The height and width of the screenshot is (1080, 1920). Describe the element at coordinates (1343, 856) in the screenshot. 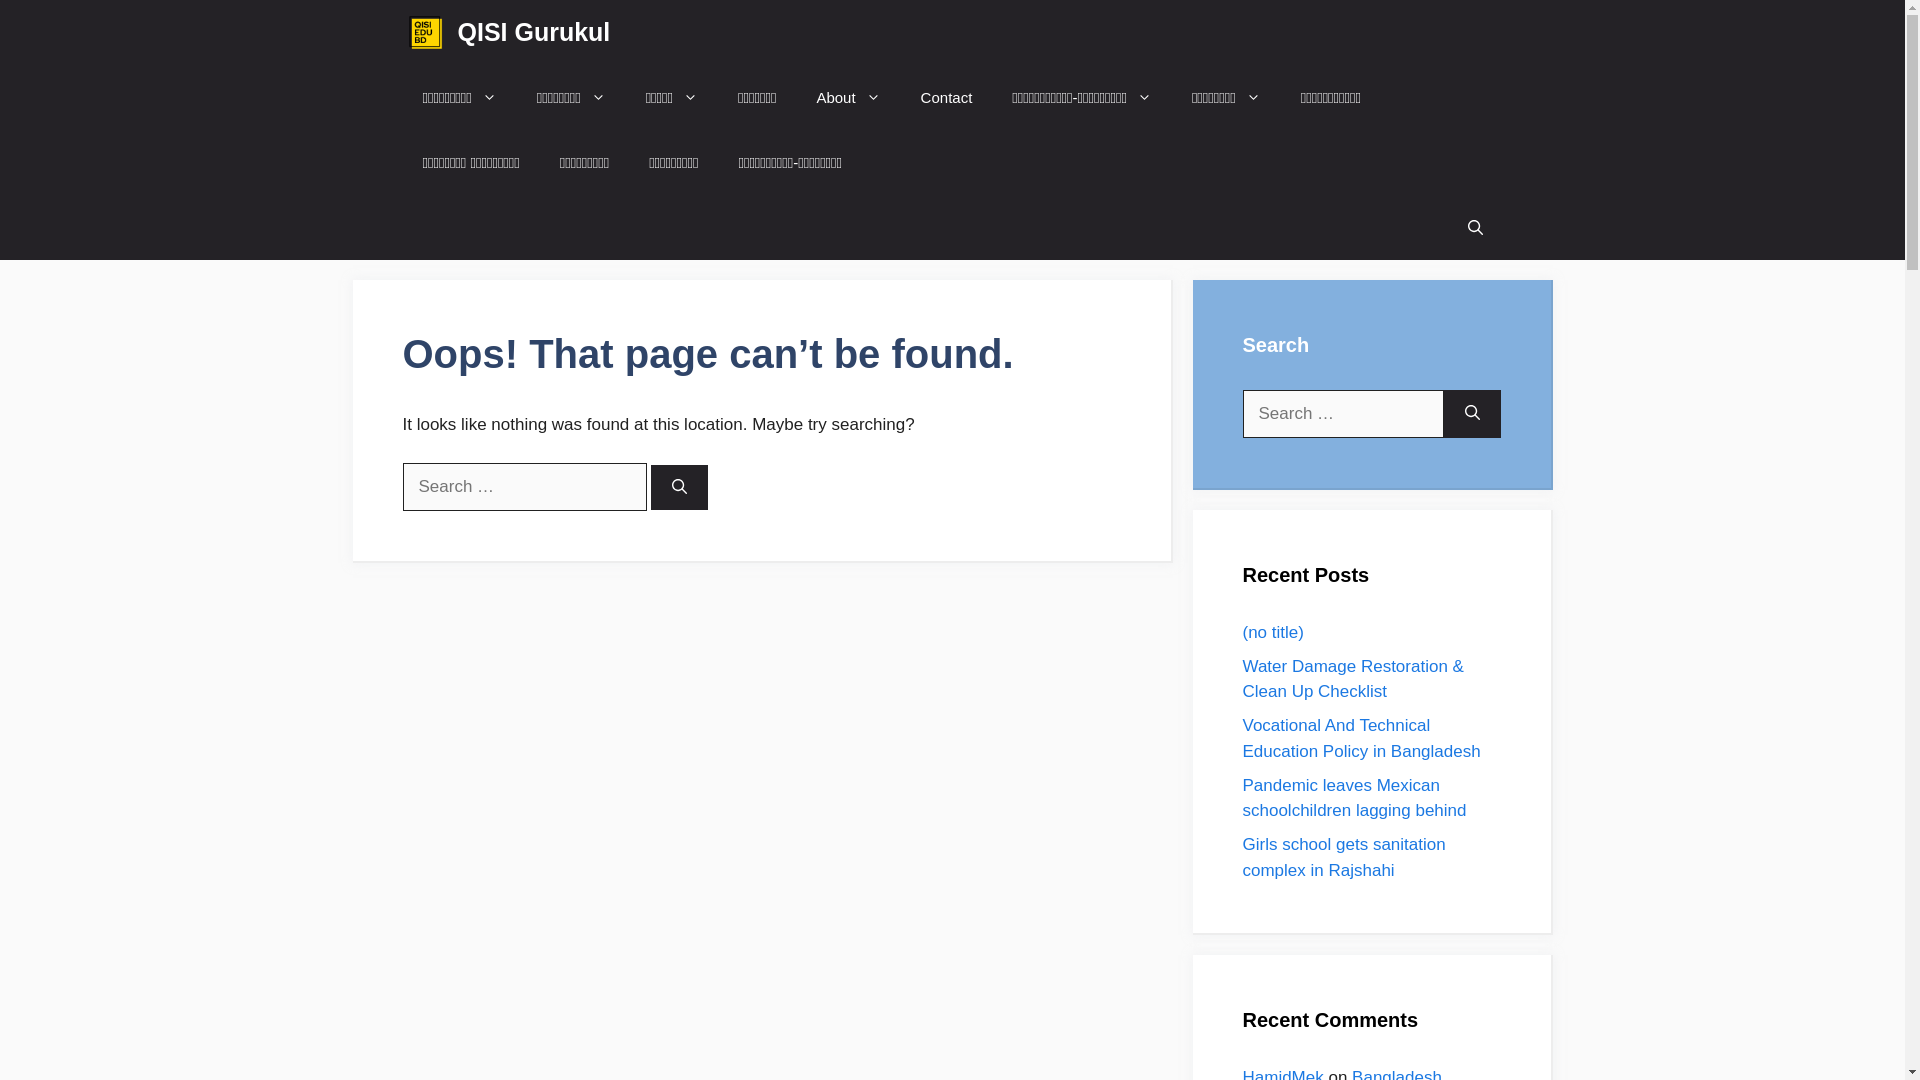

I see `'Girls school gets sanitation complex in Rajshahi'` at that location.